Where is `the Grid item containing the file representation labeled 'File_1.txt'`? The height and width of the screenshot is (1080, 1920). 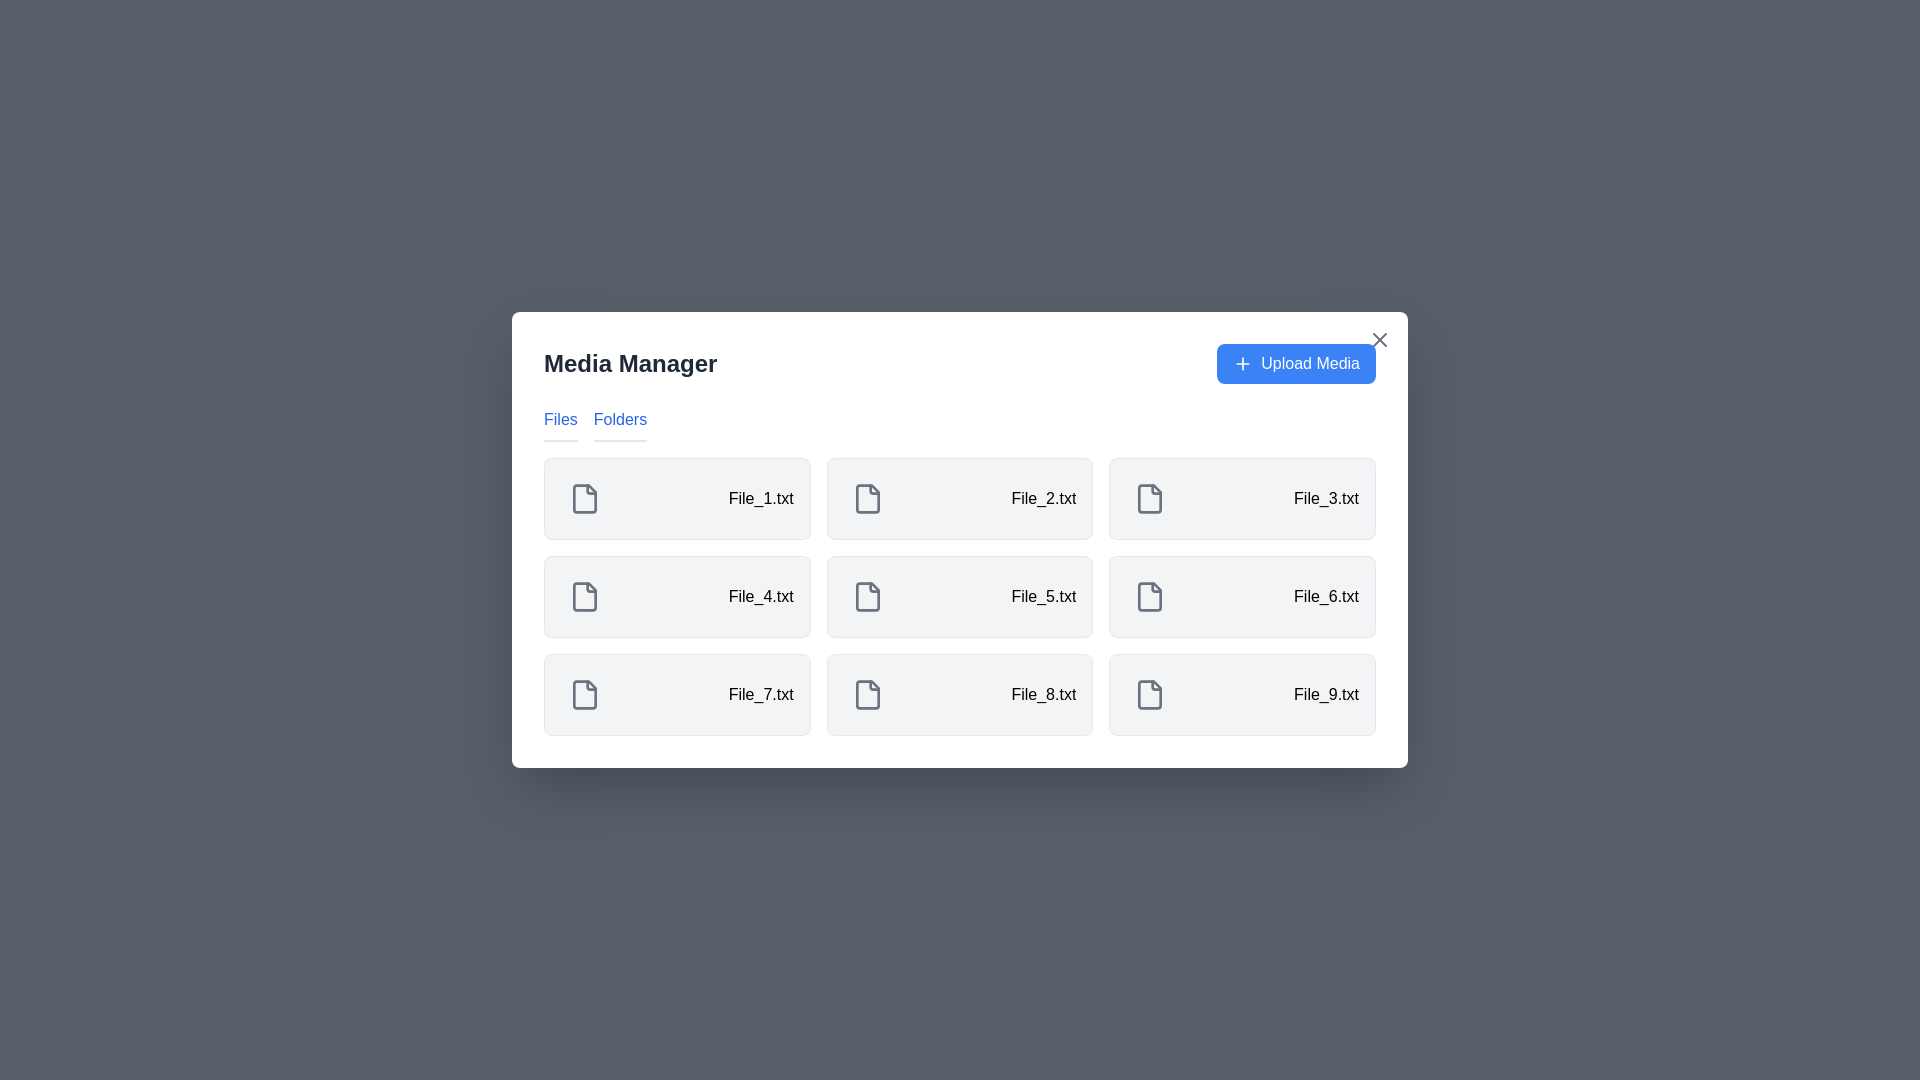 the Grid item containing the file representation labeled 'File_1.txt' is located at coordinates (677, 497).